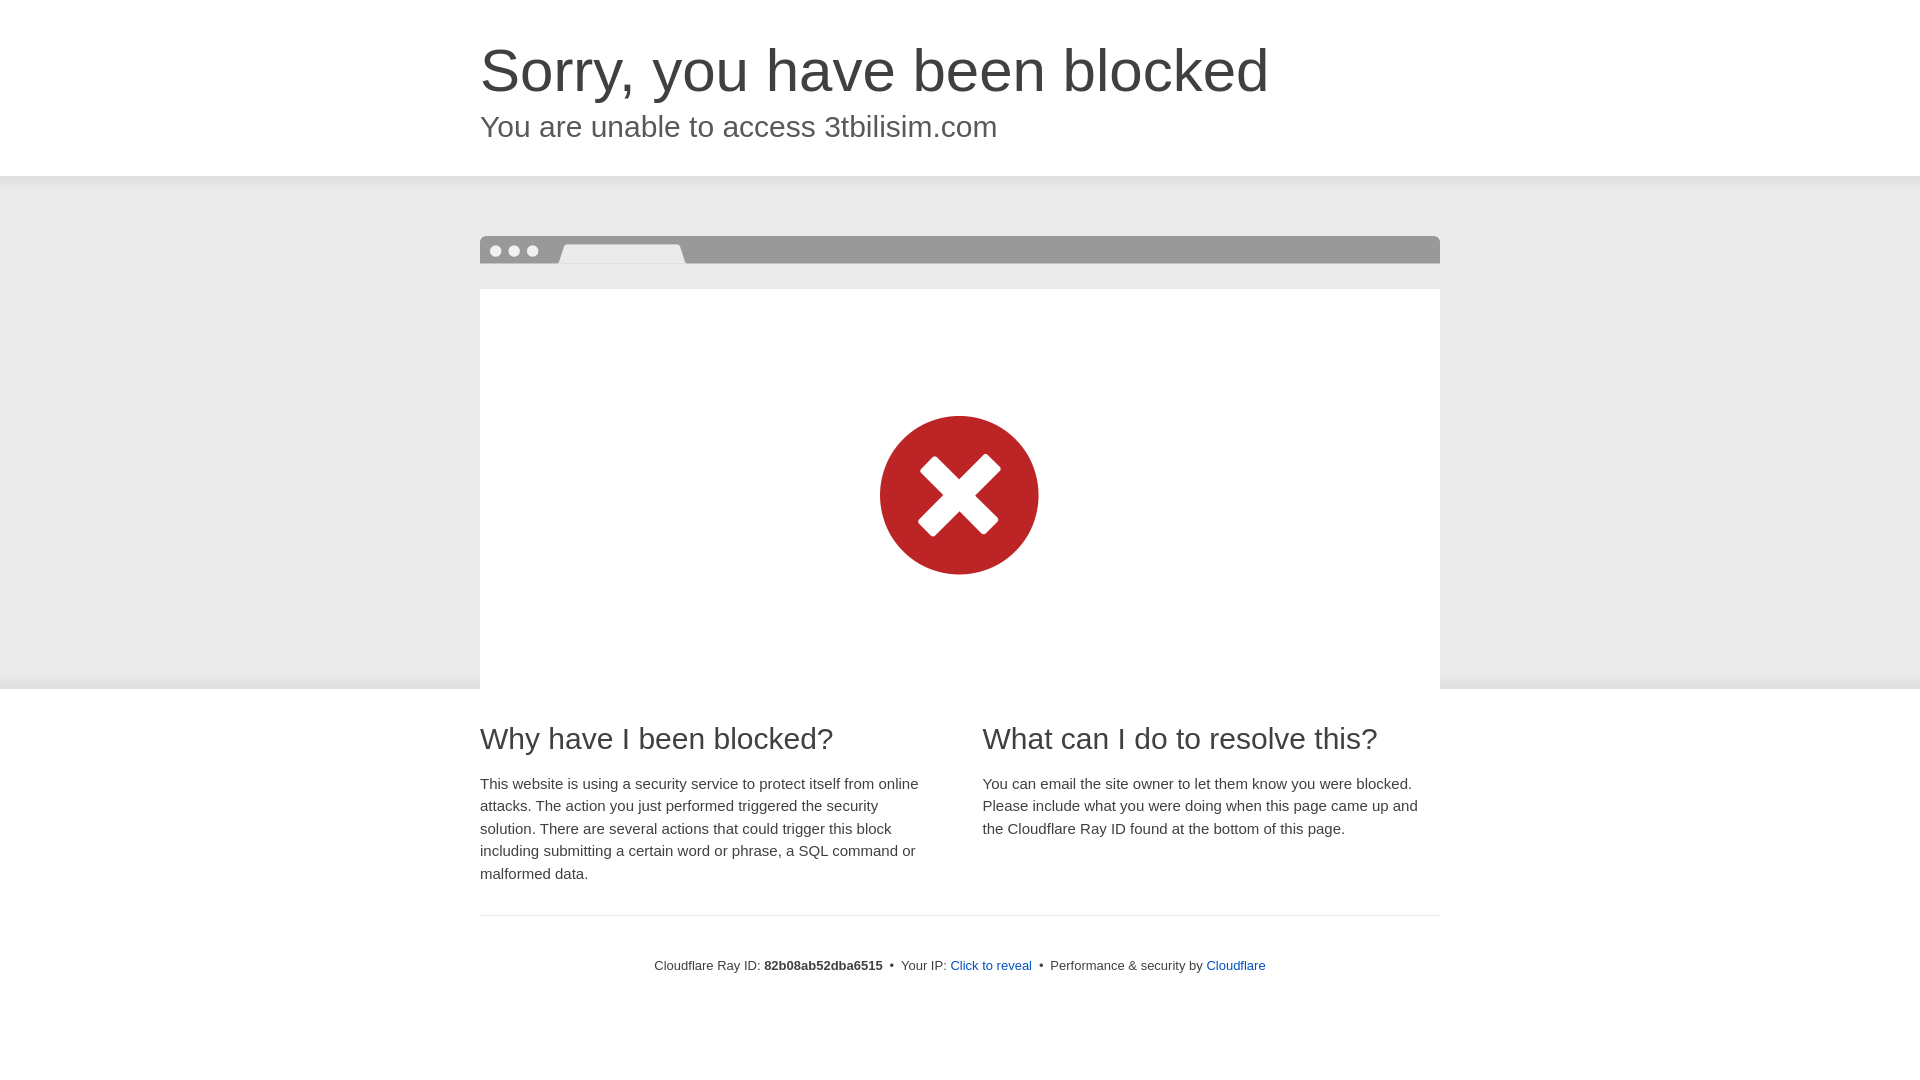  What do you see at coordinates (990, 964) in the screenshot?
I see `'Click to reveal'` at bounding box center [990, 964].